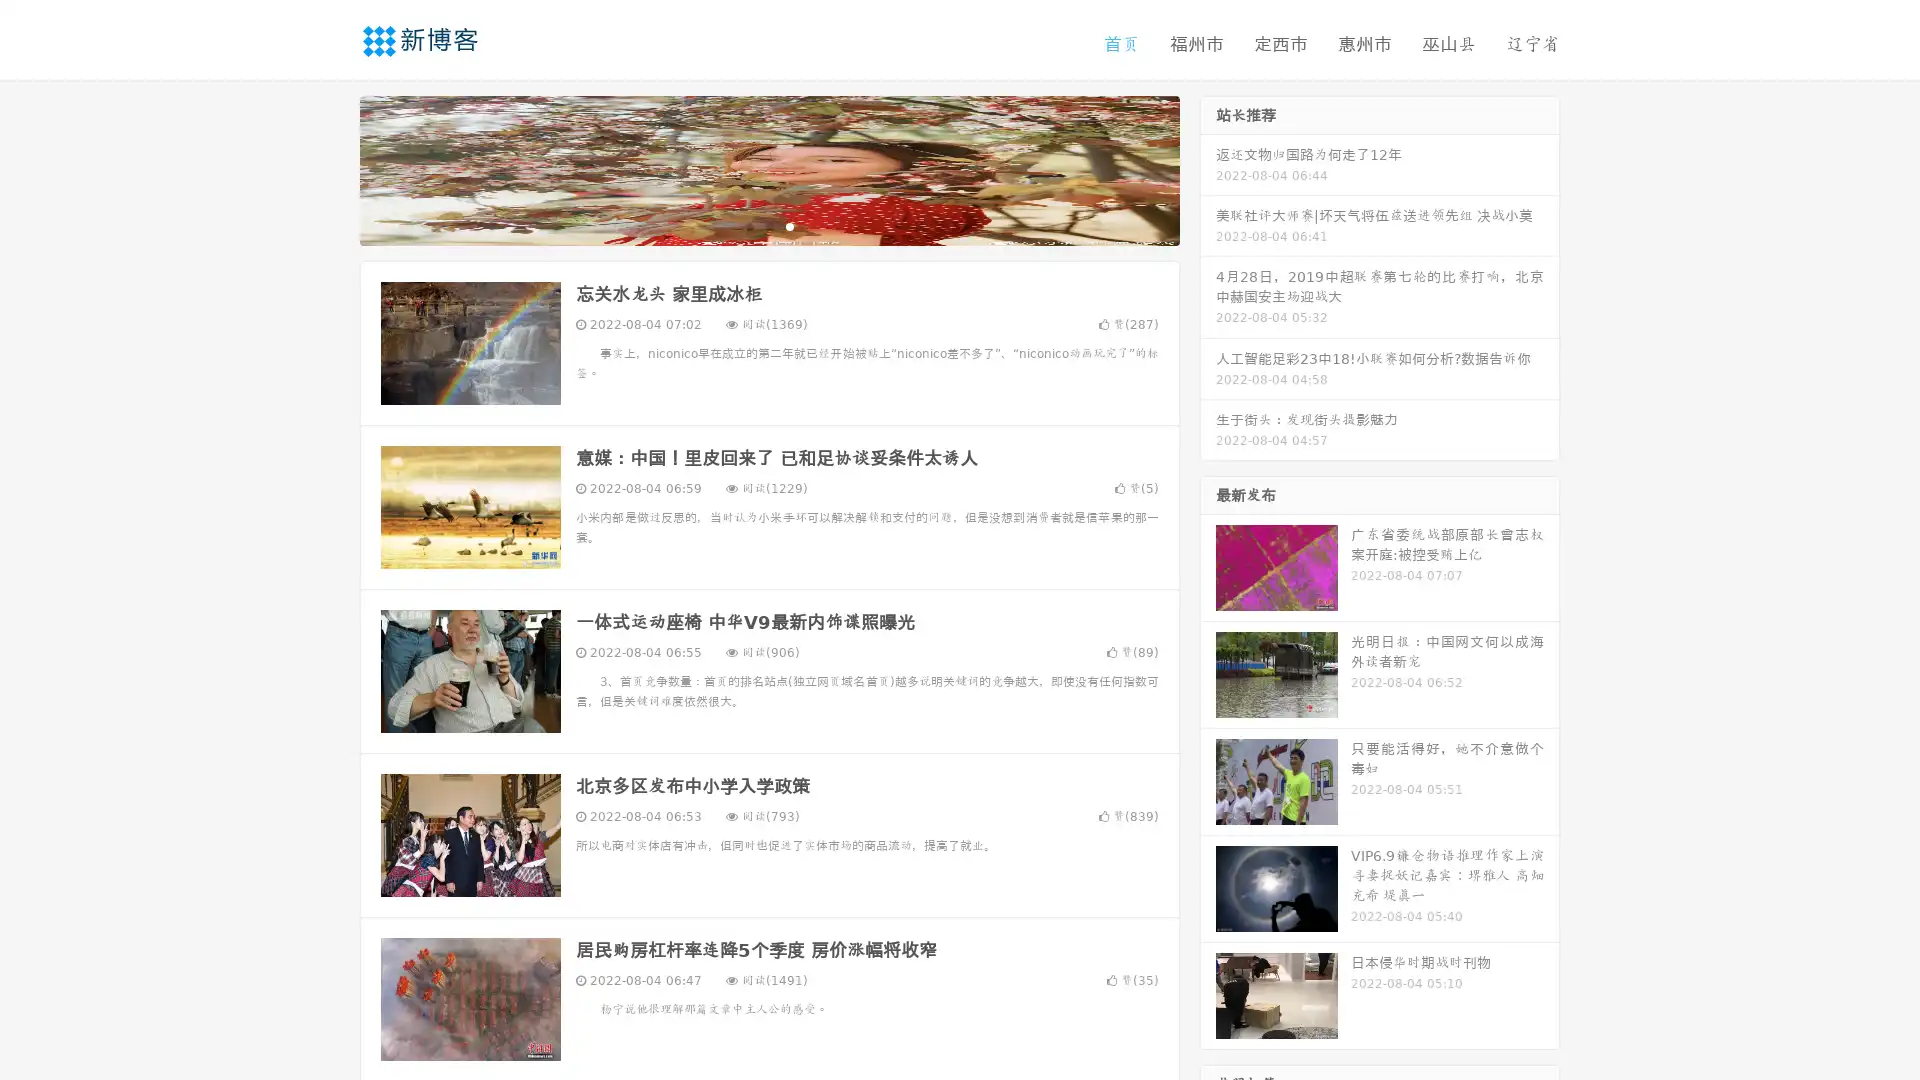  I want to click on Previous slide, so click(330, 168).